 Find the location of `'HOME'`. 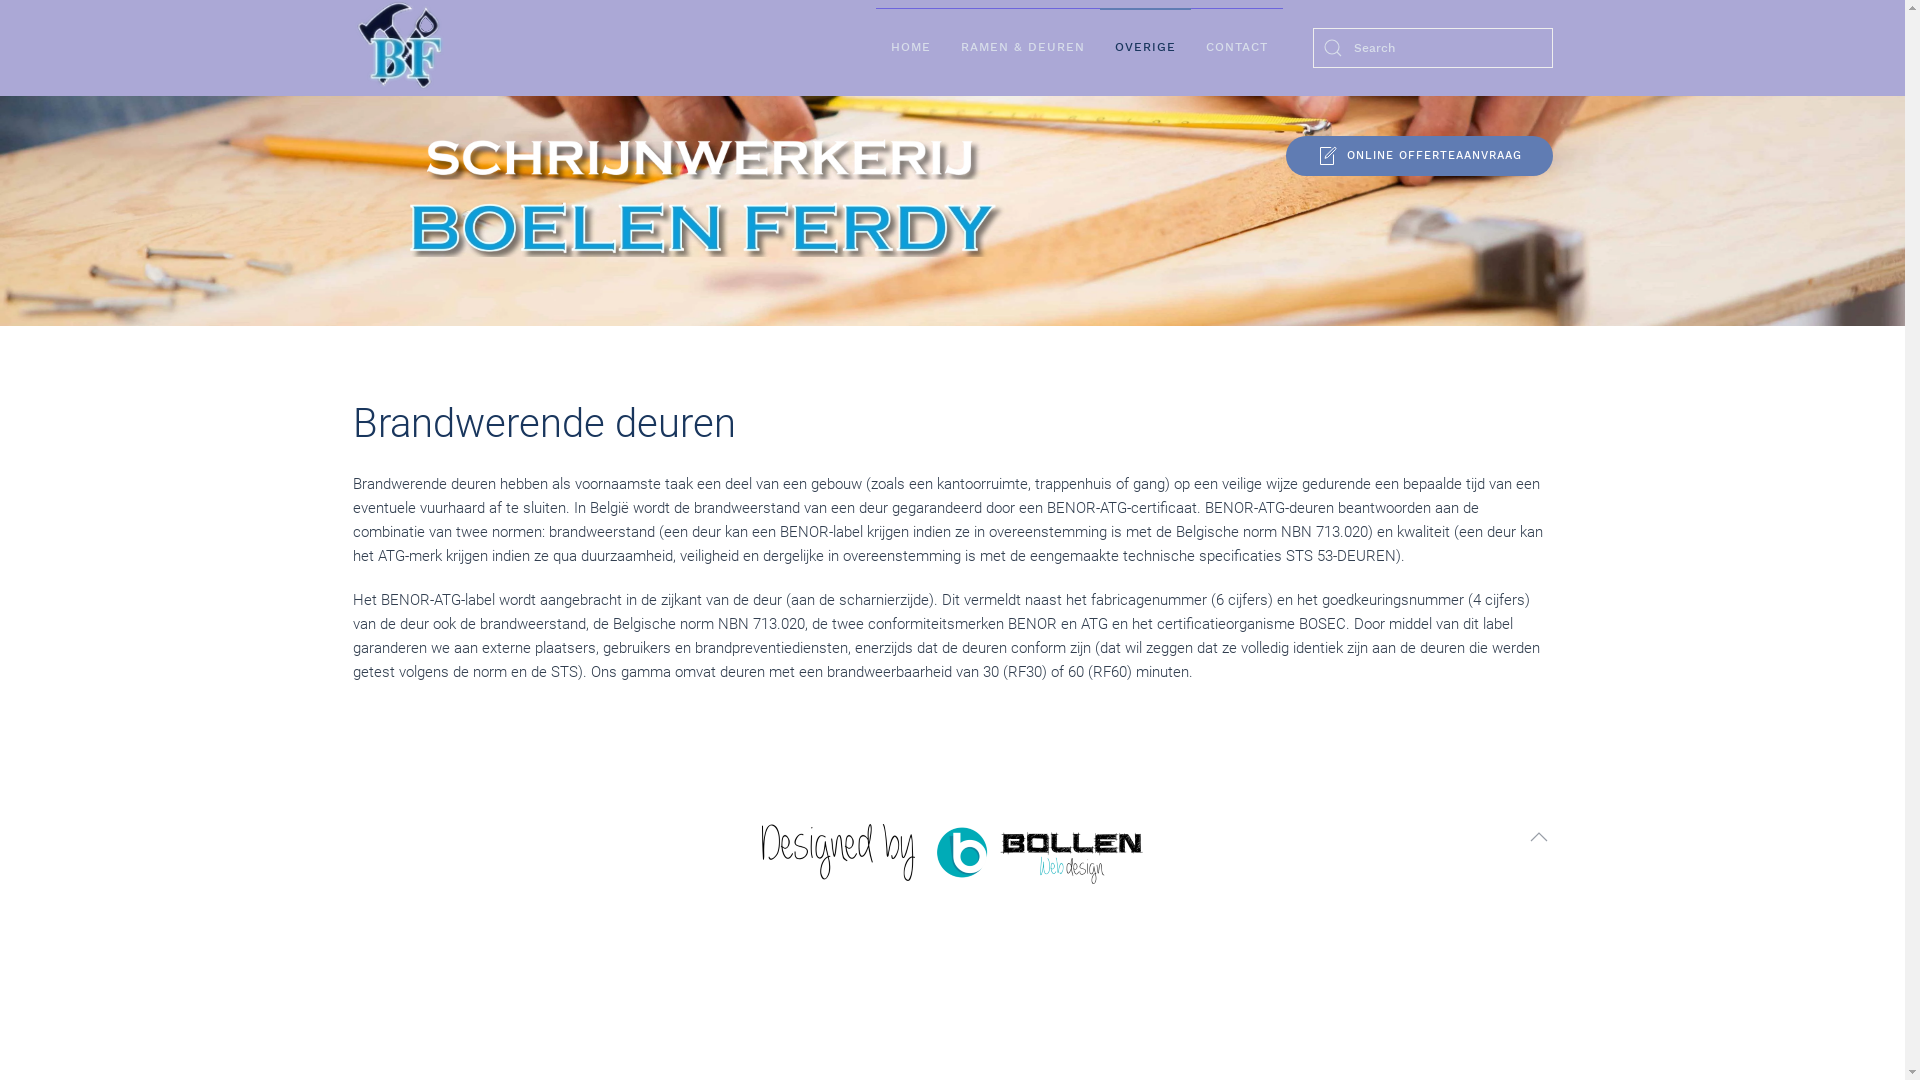

'HOME' is located at coordinates (910, 46).